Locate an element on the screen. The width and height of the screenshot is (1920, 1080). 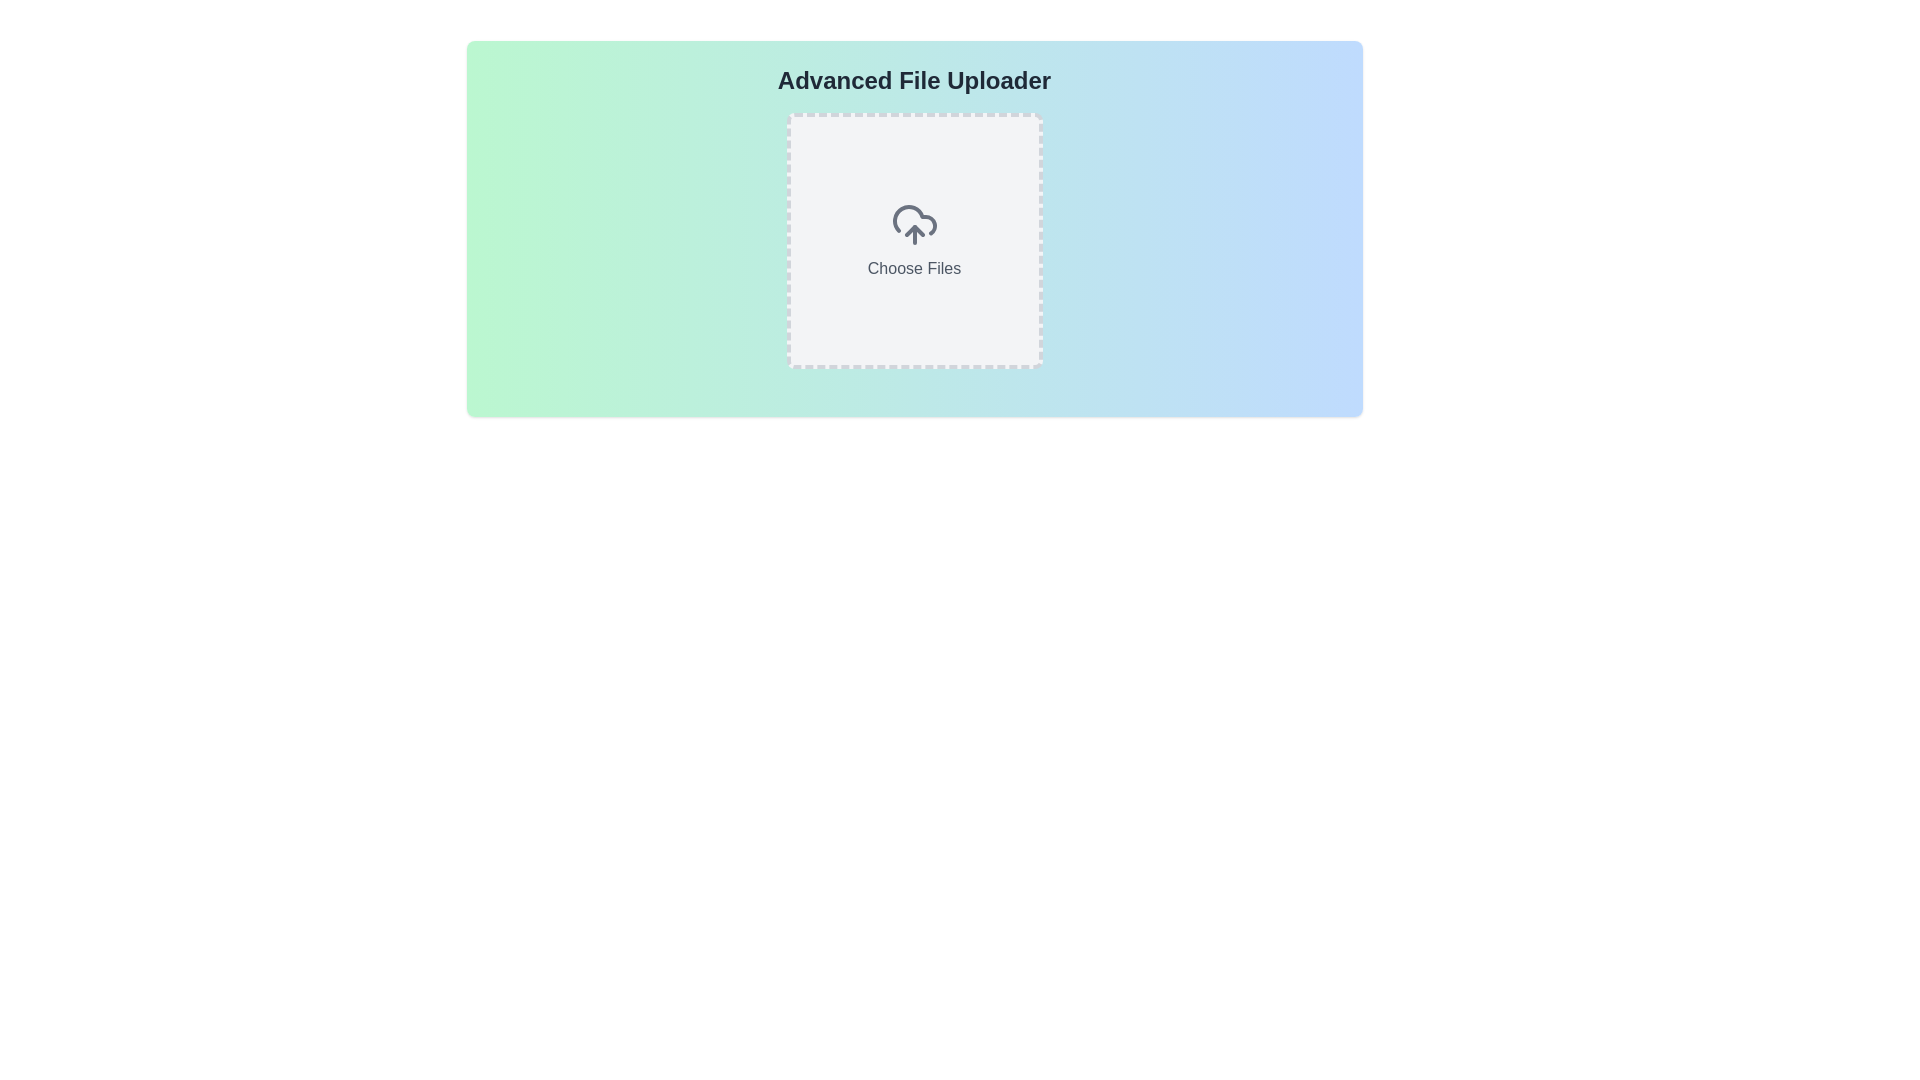
the visual indication of the upload function by interacting with the file upload icon located centrally within the 'Choose Files' area is located at coordinates (913, 224).